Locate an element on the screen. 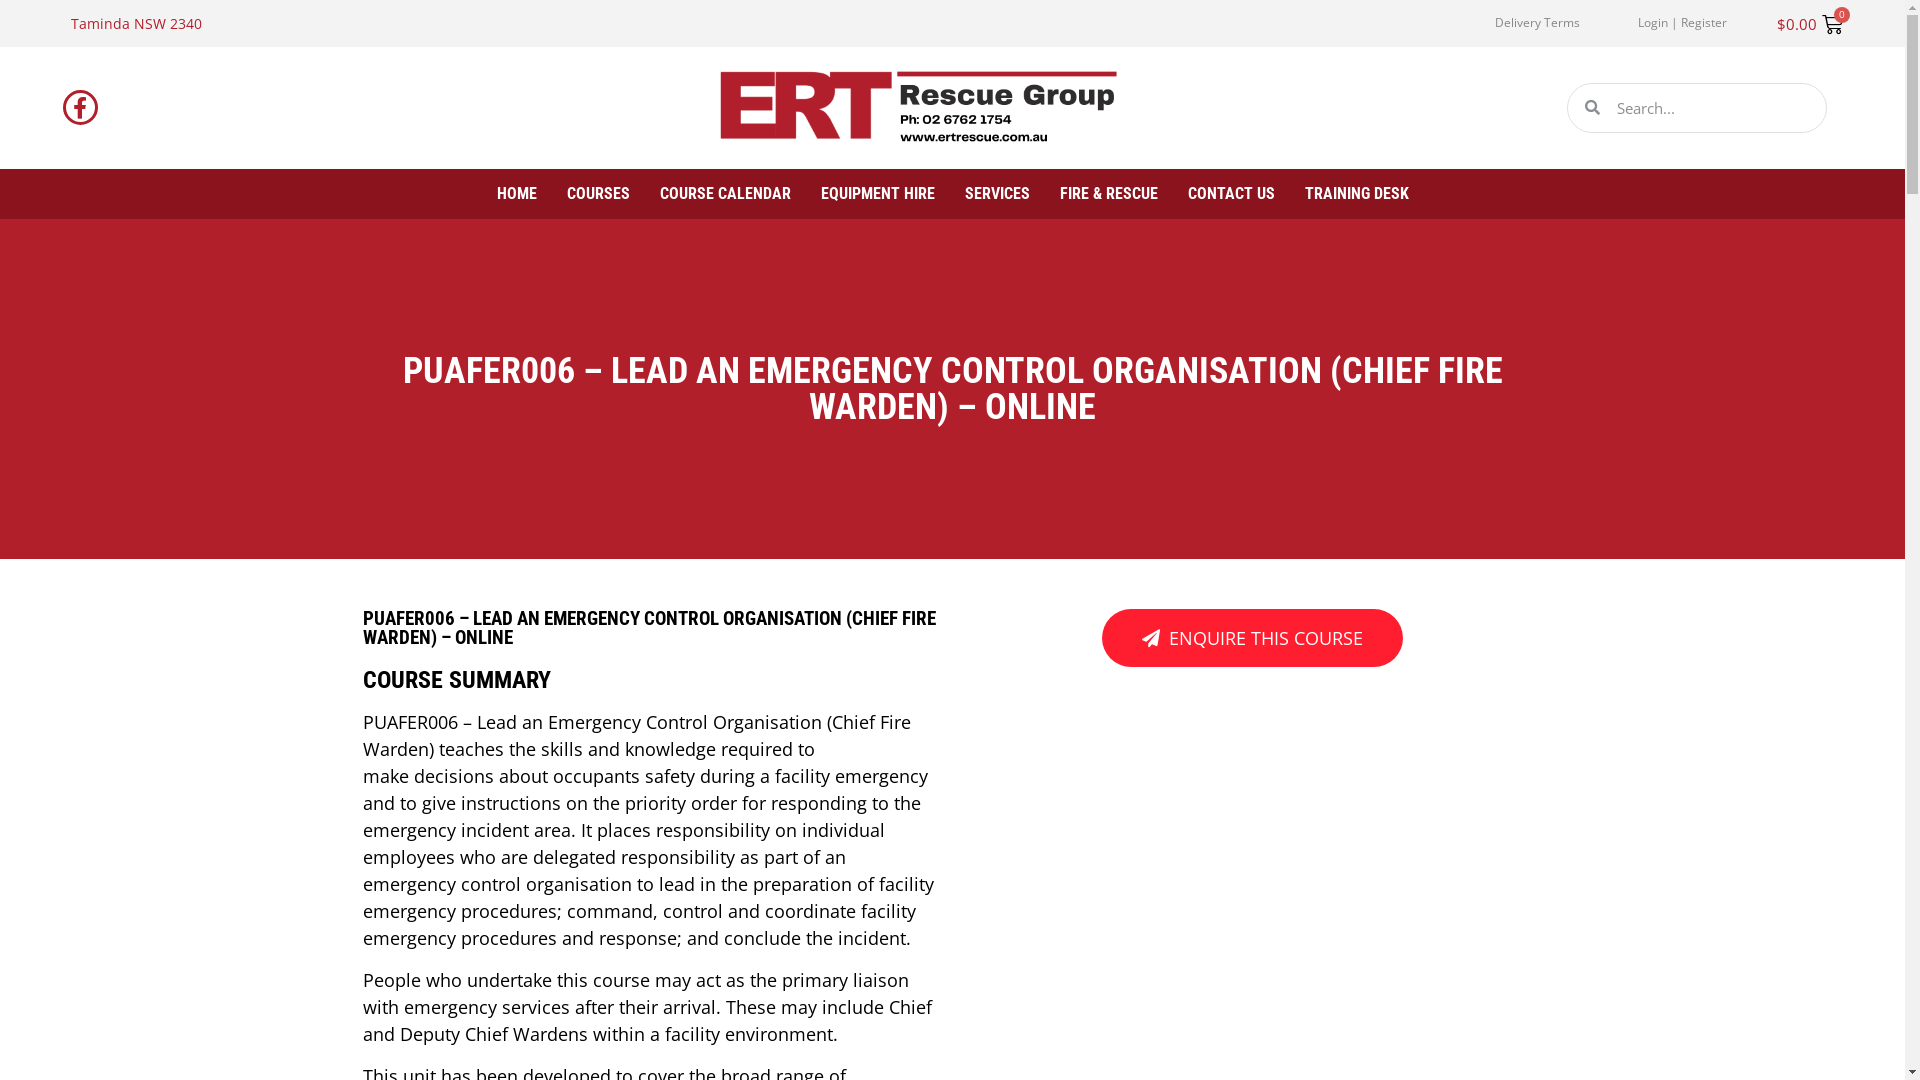 The image size is (1920, 1080). 'COURSES' is located at coordinates (596, 193).